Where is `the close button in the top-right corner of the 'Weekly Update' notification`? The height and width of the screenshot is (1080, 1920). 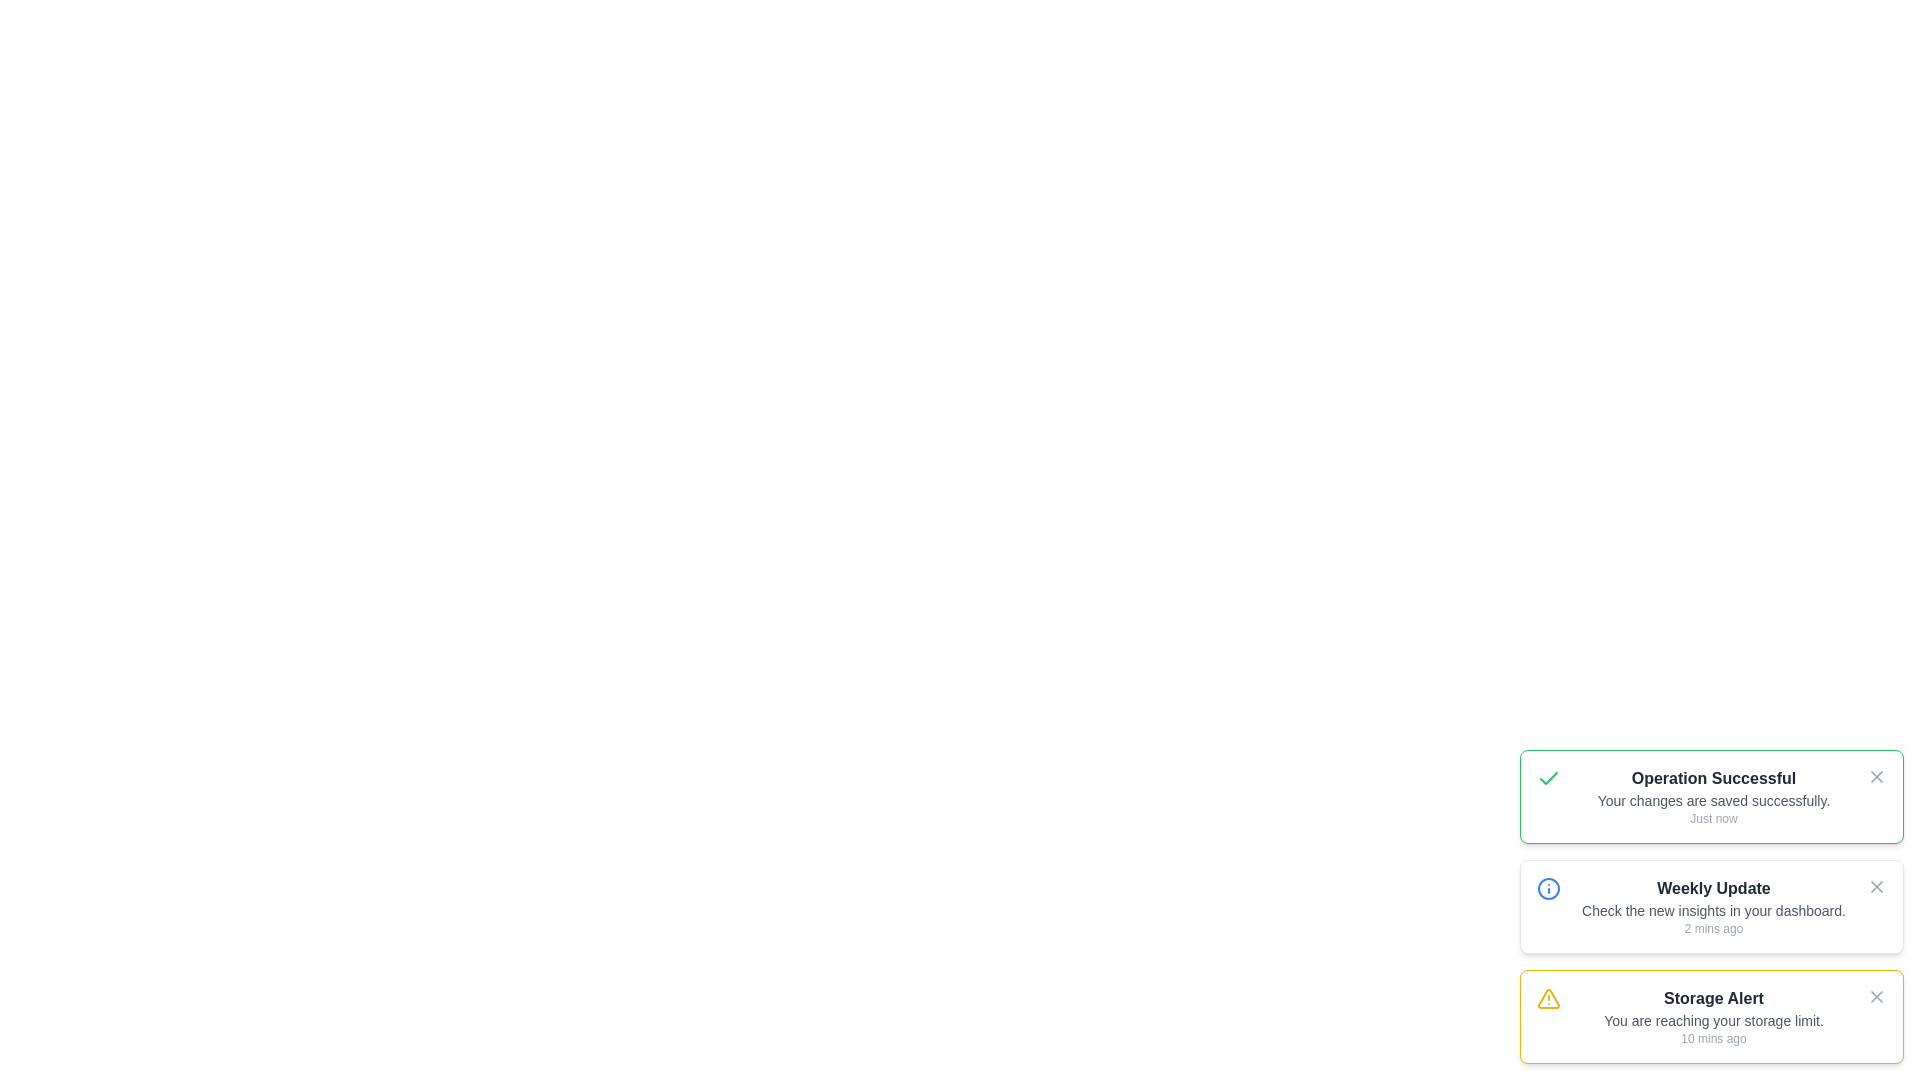
the close button in the top-right corner of the 'Weekly Update' notification is located at coordinates (1875, 886).